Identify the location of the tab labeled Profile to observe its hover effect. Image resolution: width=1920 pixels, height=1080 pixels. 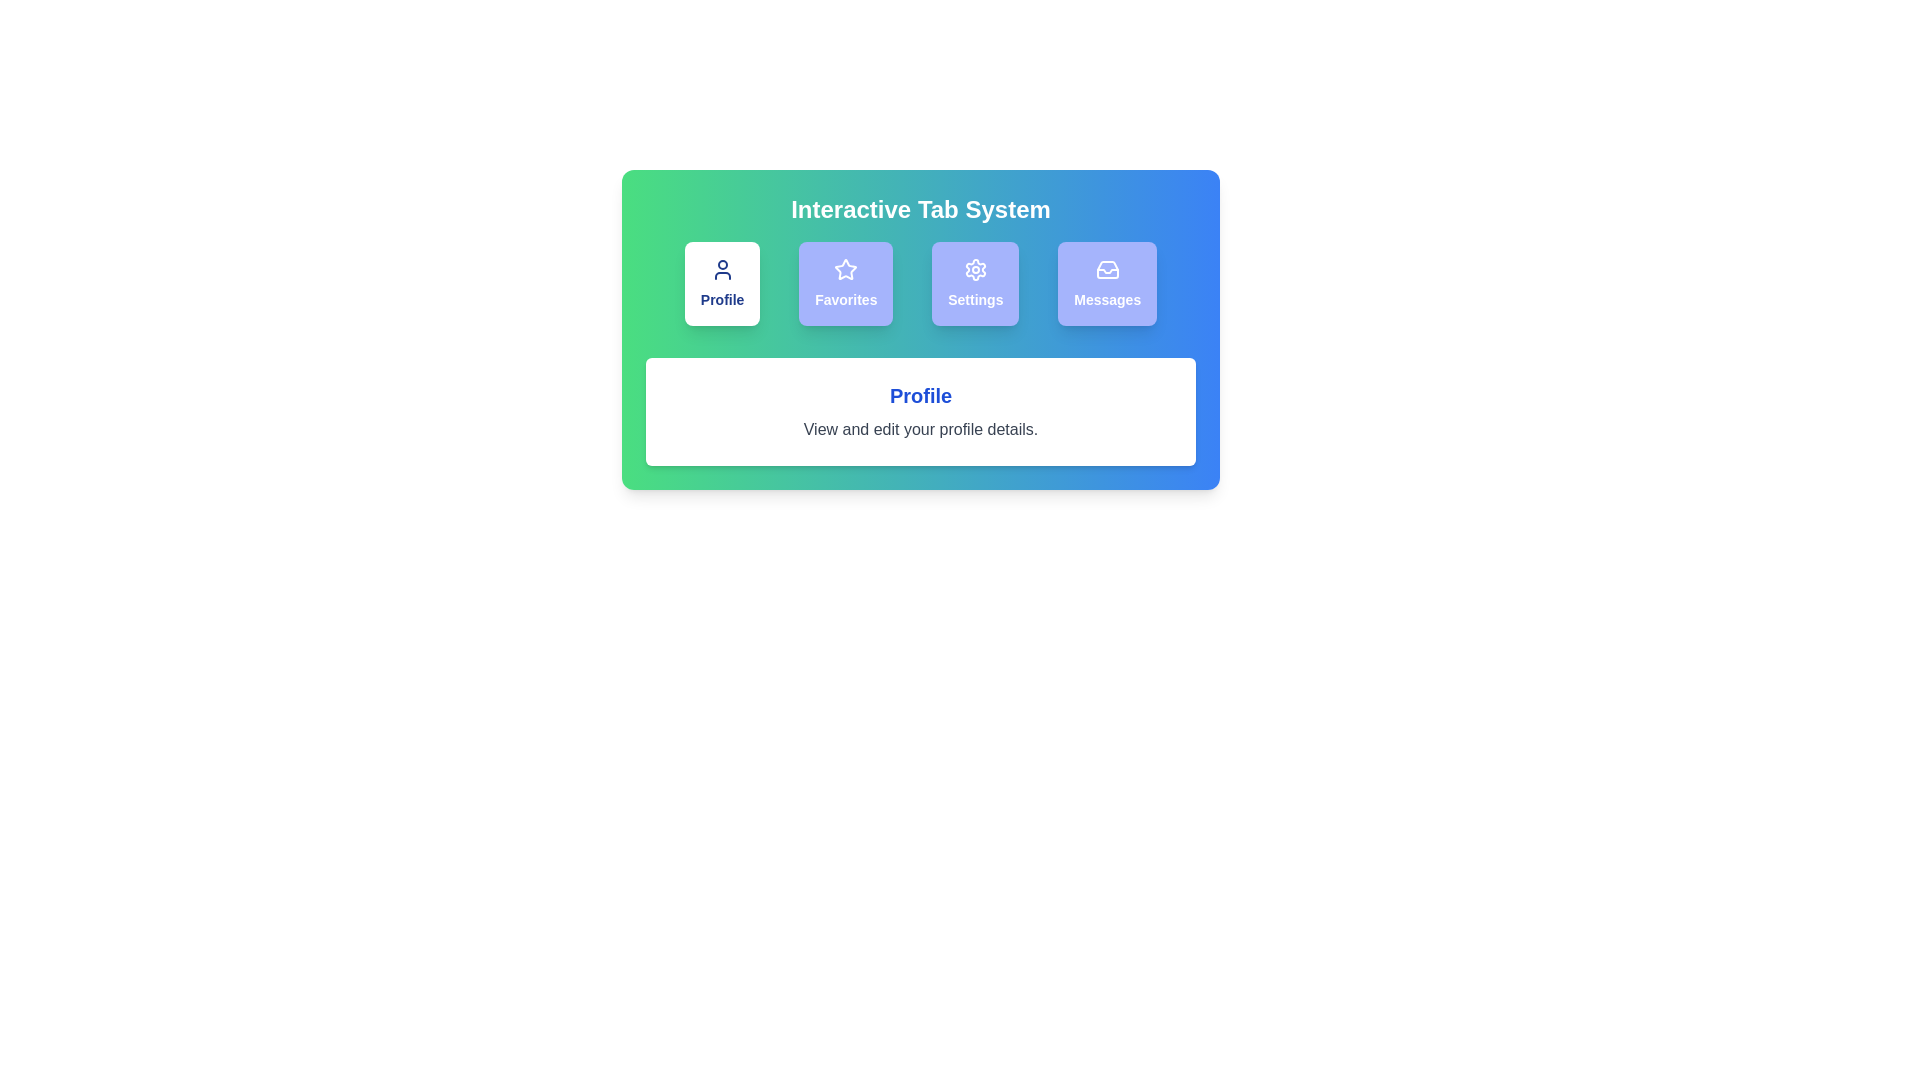
(721, 284).